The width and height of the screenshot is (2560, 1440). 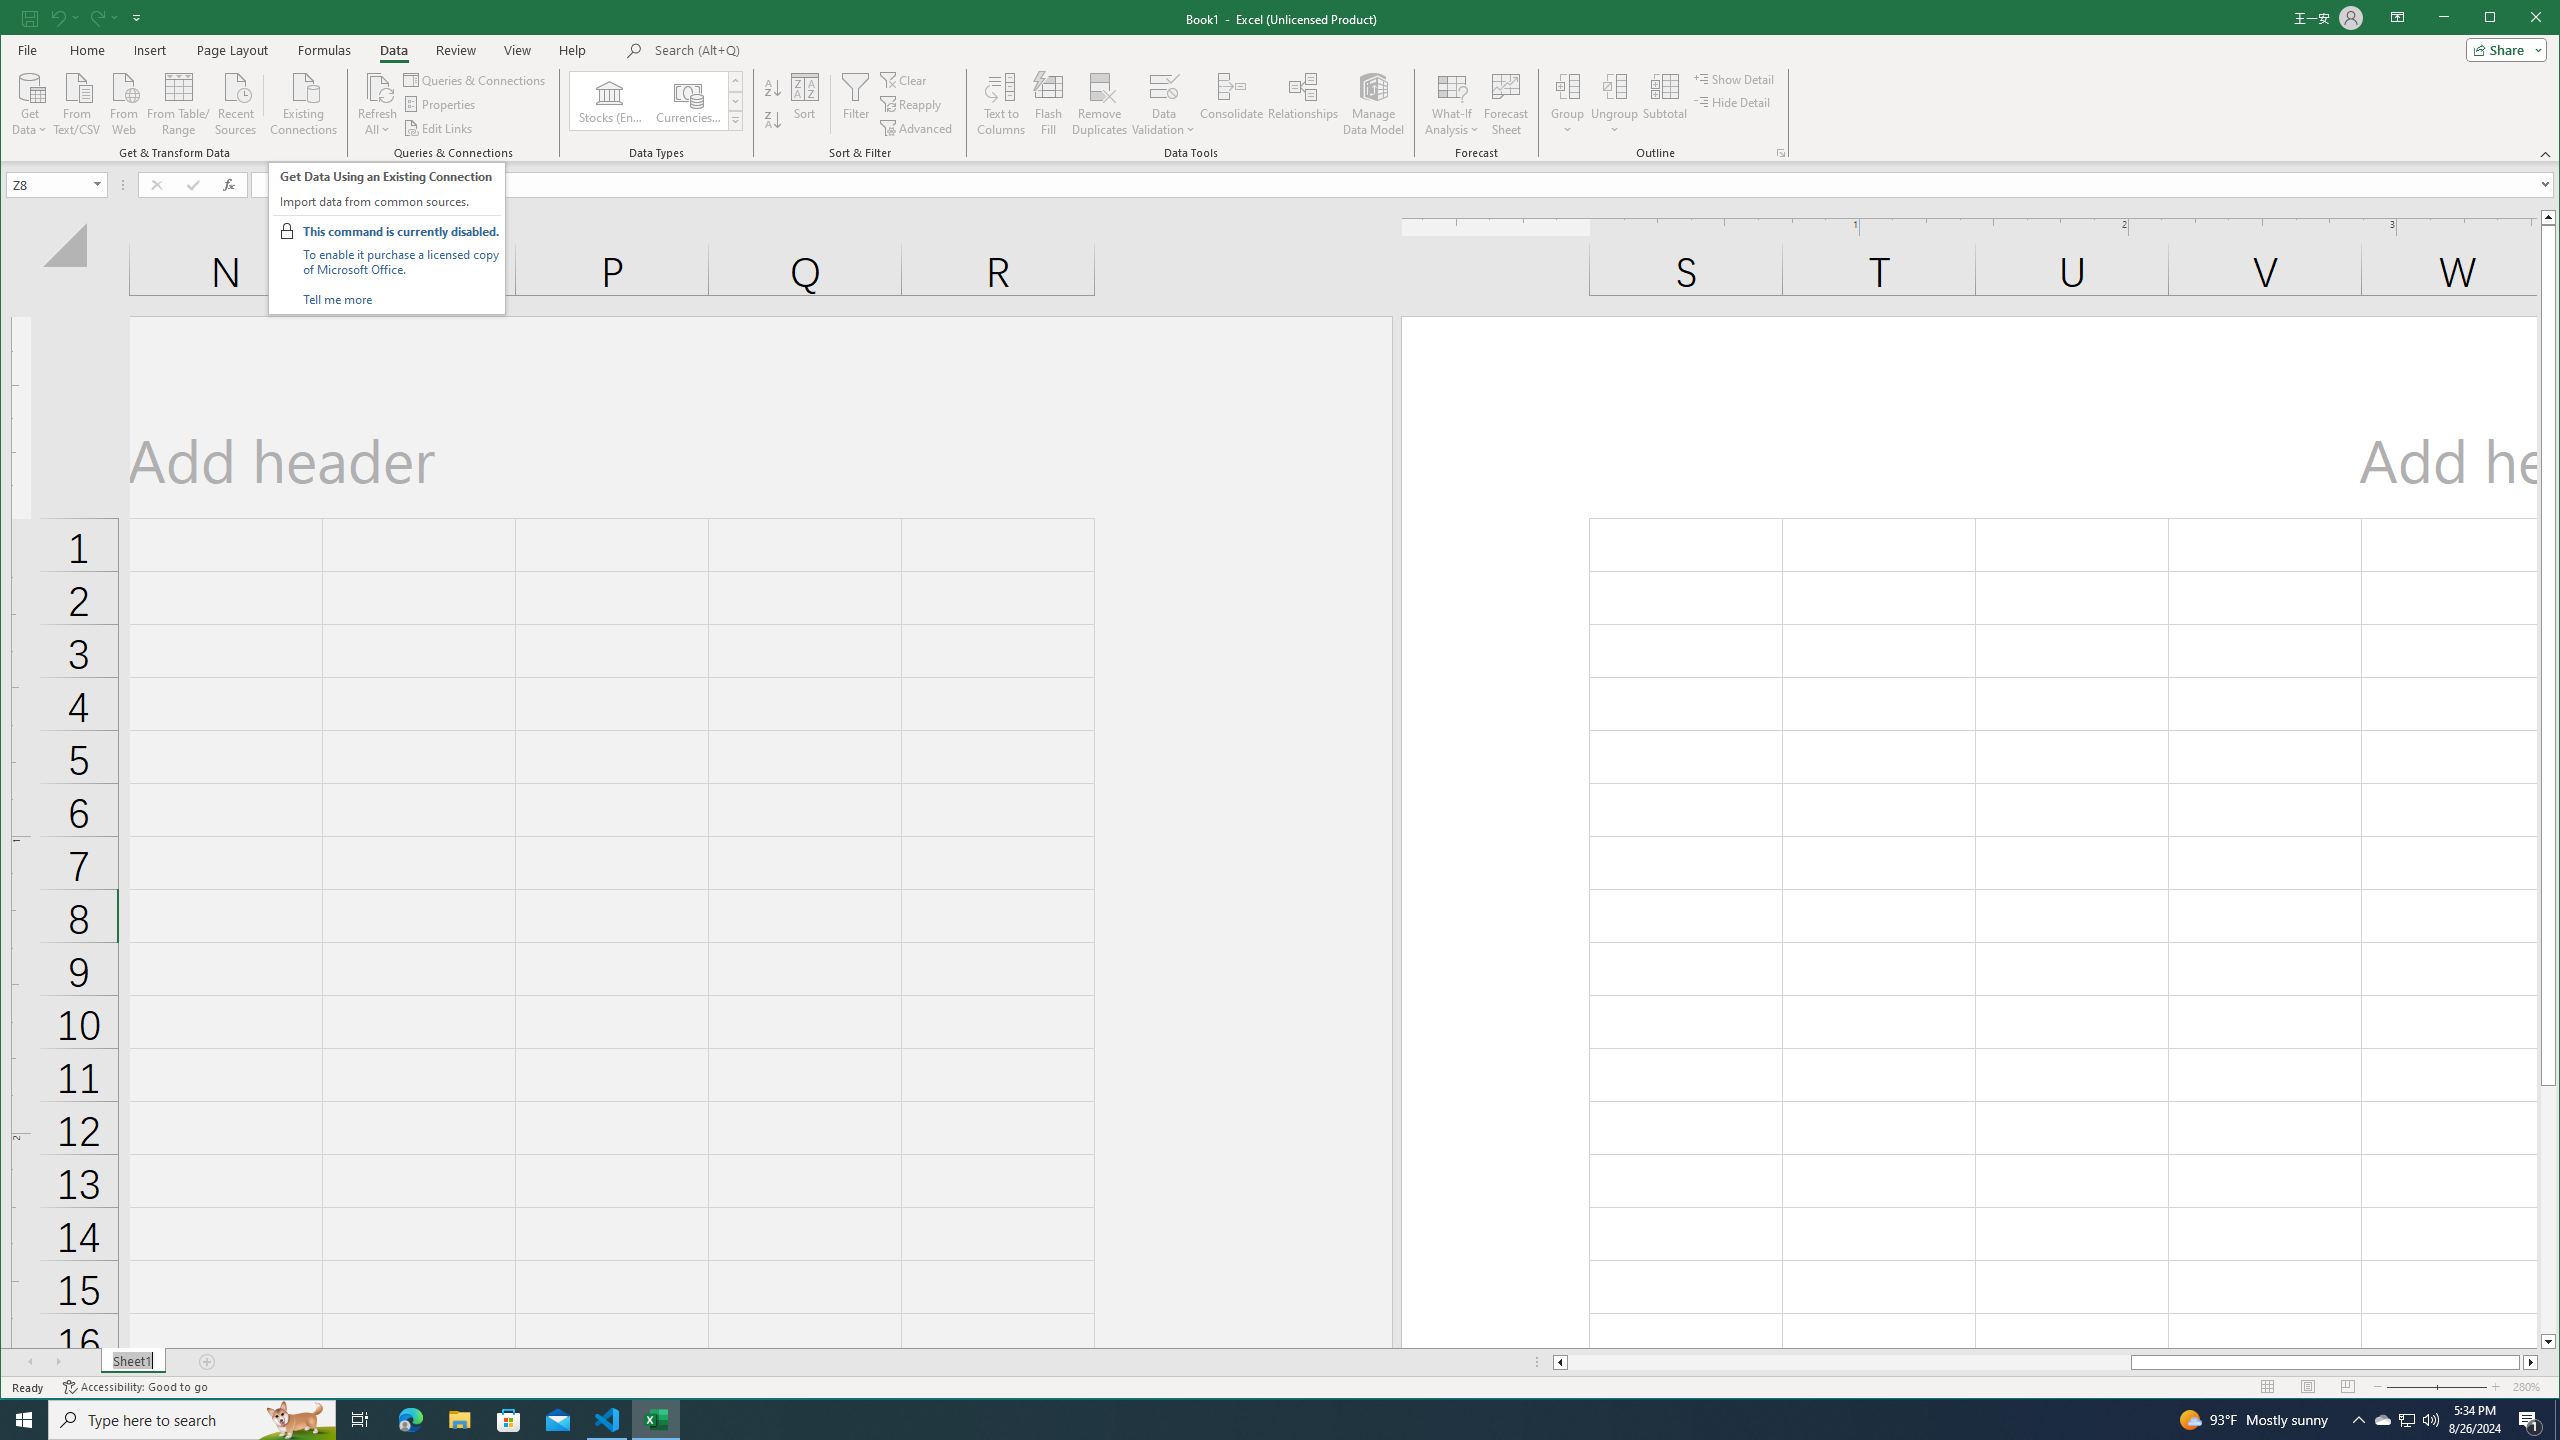 What do you see at coordinates (191, 1418) in the screenshot?
I see `'Type here to search'` at bounding box center [191, 1418].